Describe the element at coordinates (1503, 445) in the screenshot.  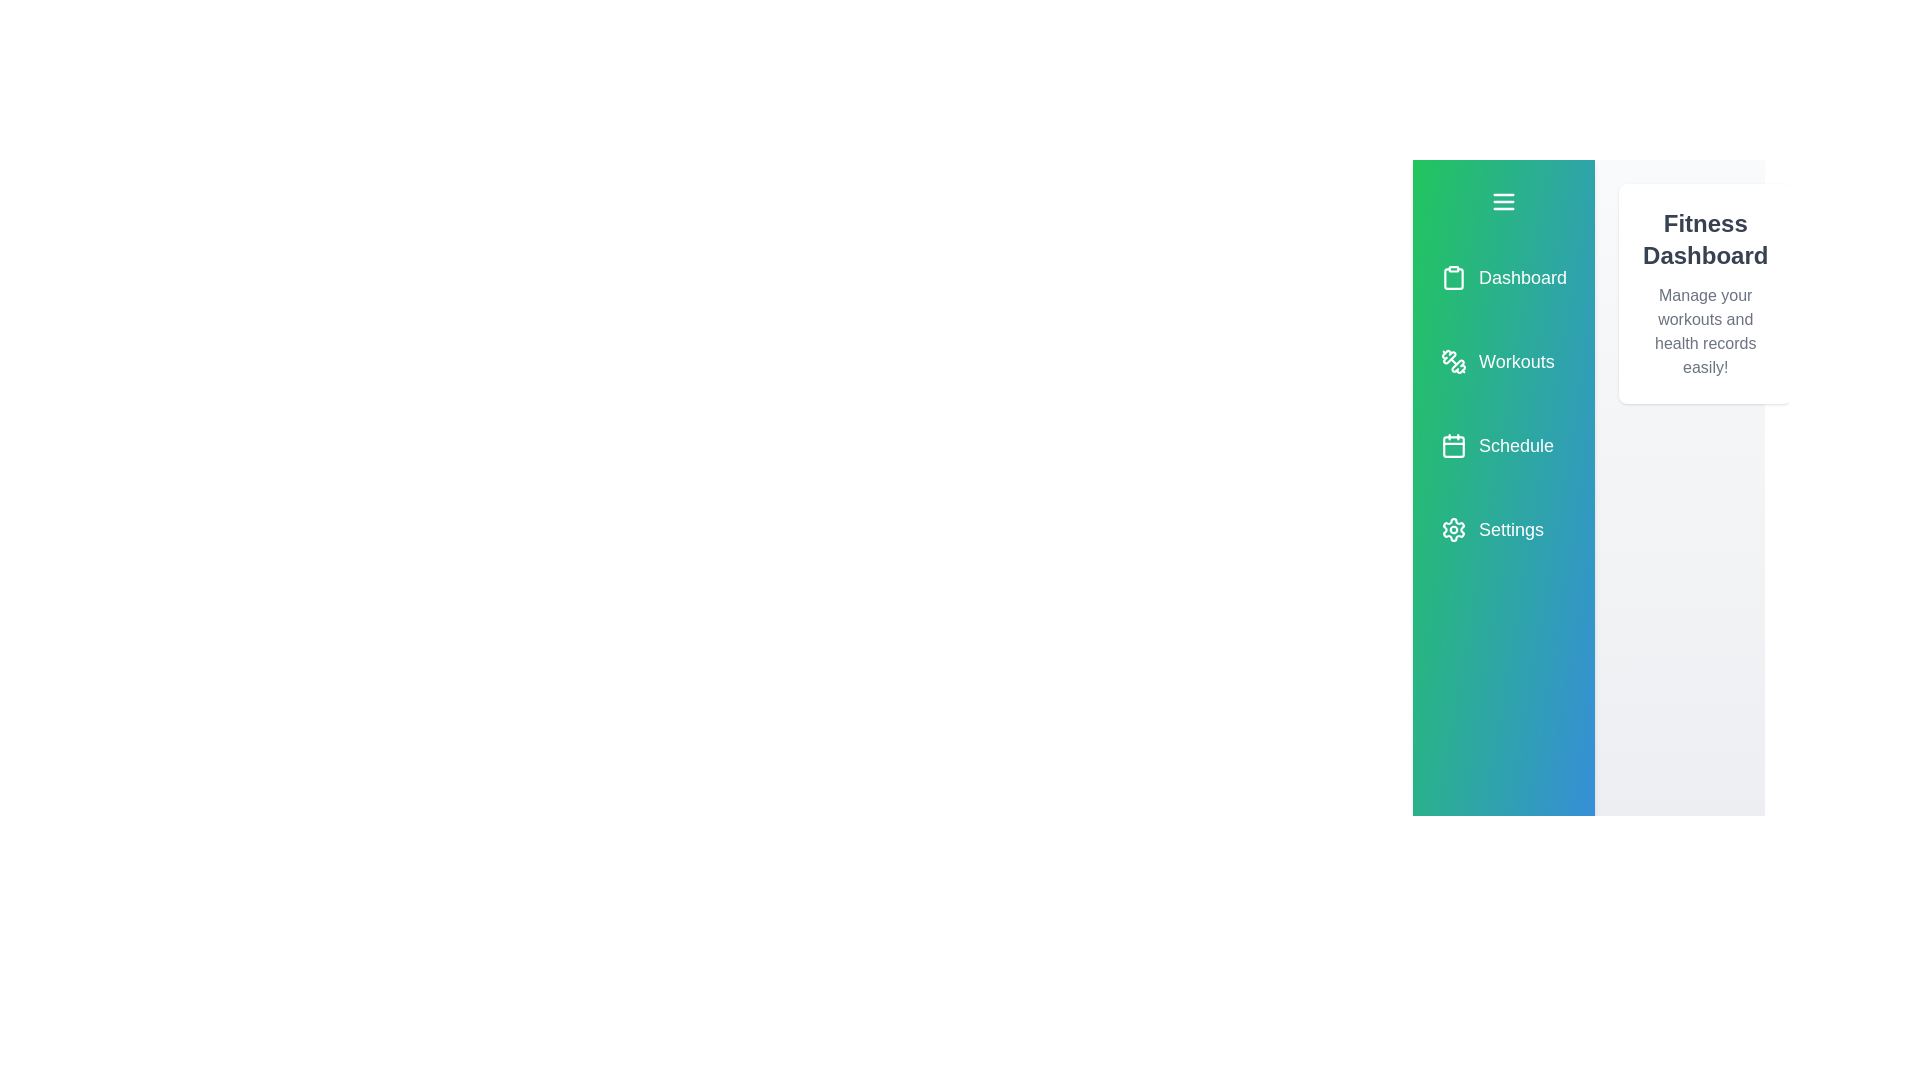
I see `the menu item 'Schedule' to trigger the hover effect` at that location.